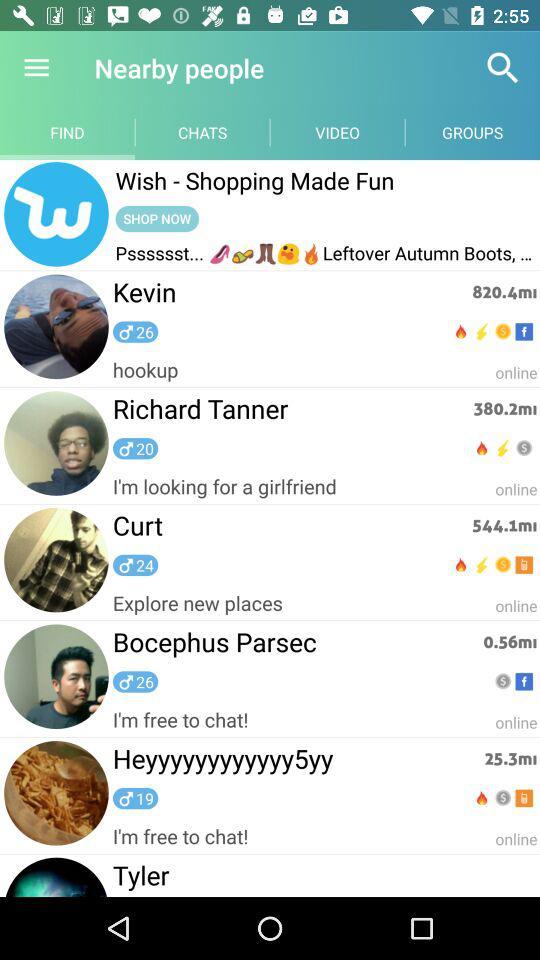 This screenshot has width=540, height=960. What do you see at coordinates (156, 218) in the screenshot?
I see `the shop now item` at bounding box center [156, 218].